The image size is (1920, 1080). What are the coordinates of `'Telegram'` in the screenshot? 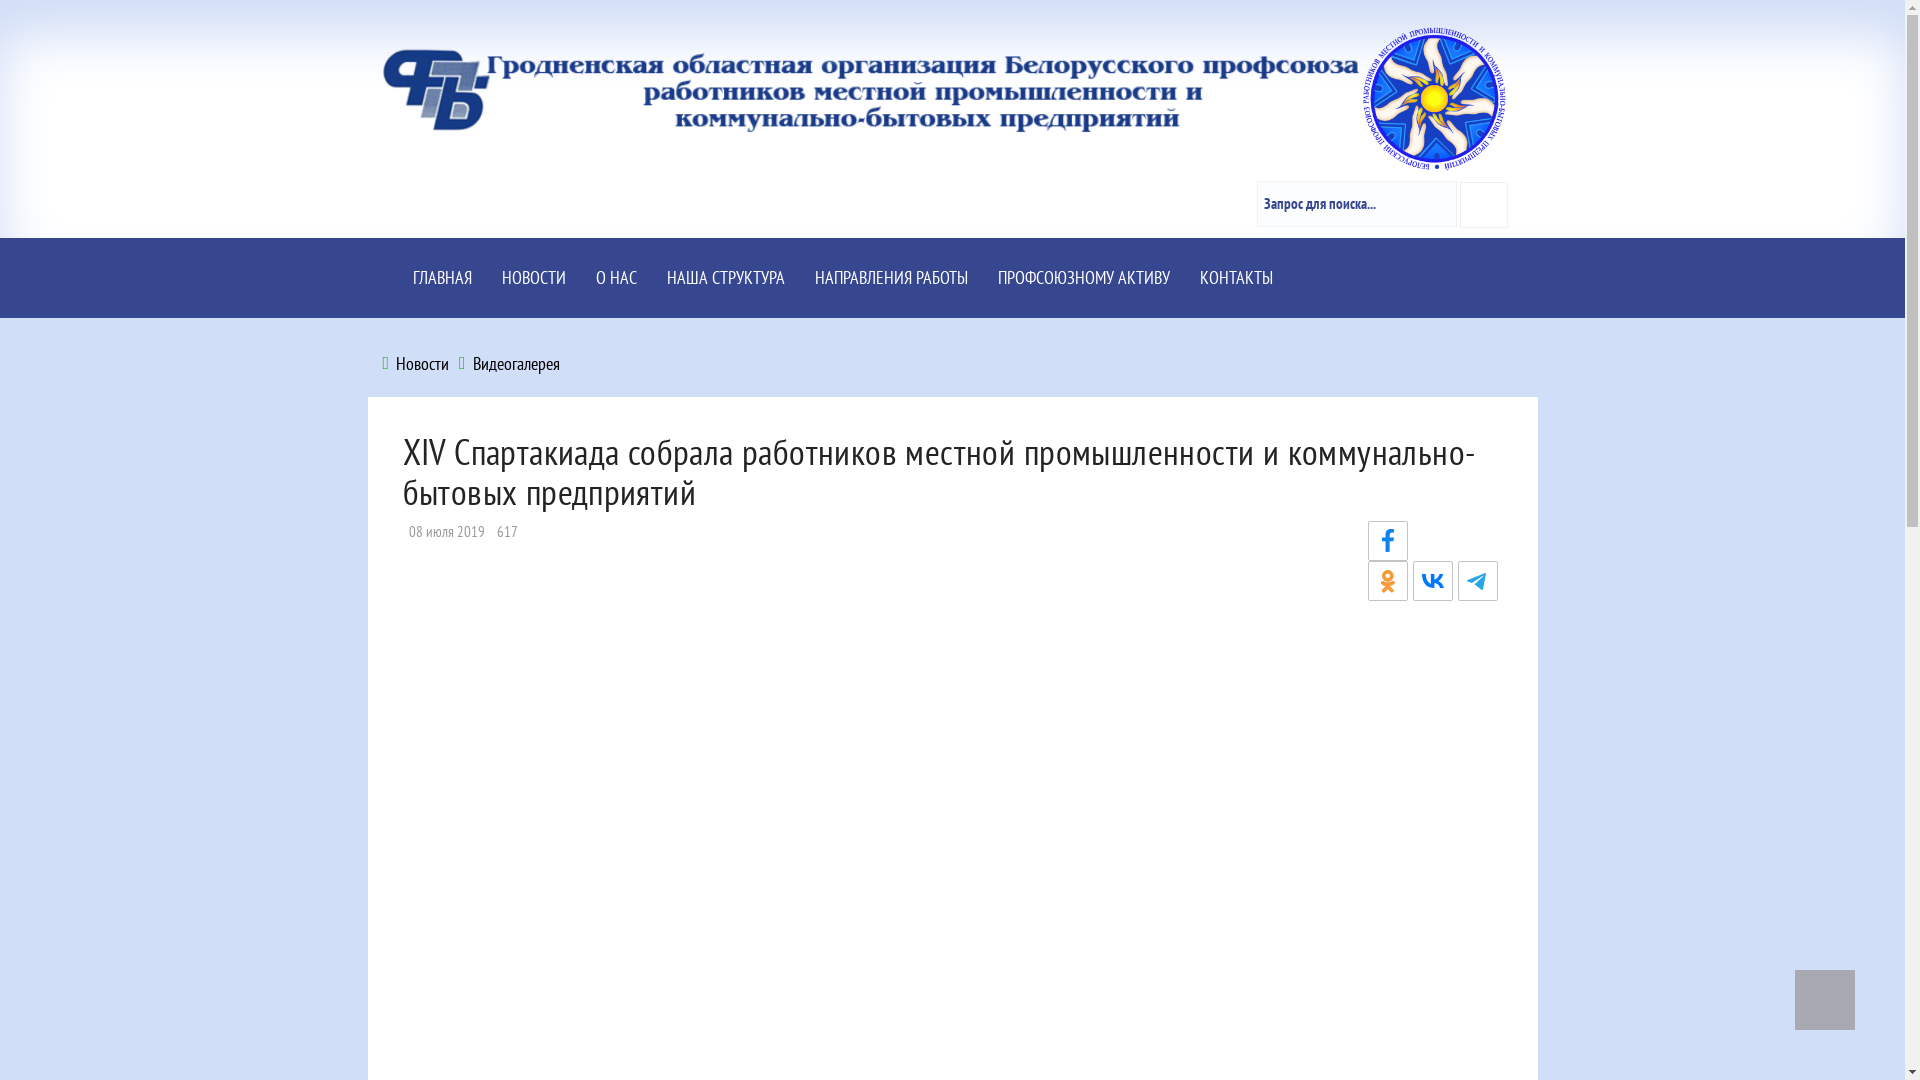 It's located at (1478, 581).